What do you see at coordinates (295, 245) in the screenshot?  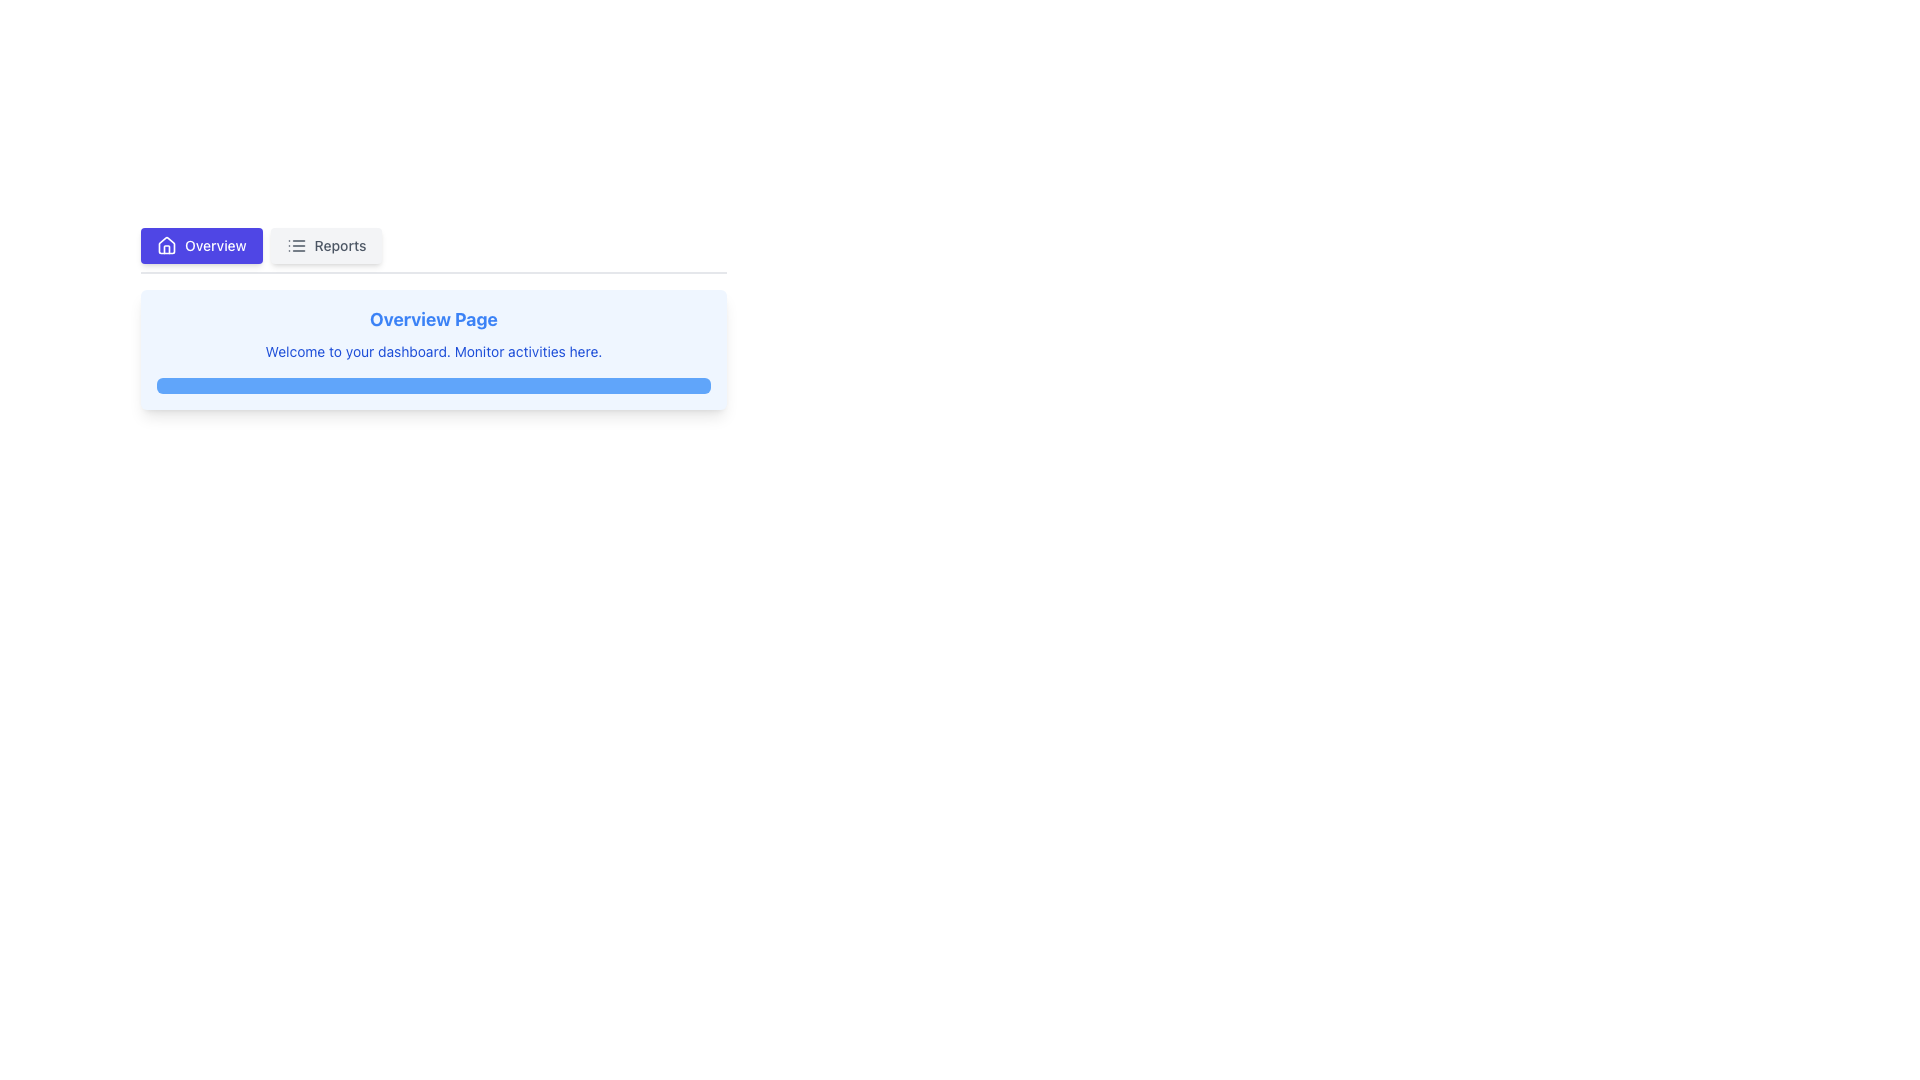 I see `the Reports tab icon, which represents the functionality for accessing or managing various reports, located on the left side of the text 'Reports'` at bounding box center [295, 245].